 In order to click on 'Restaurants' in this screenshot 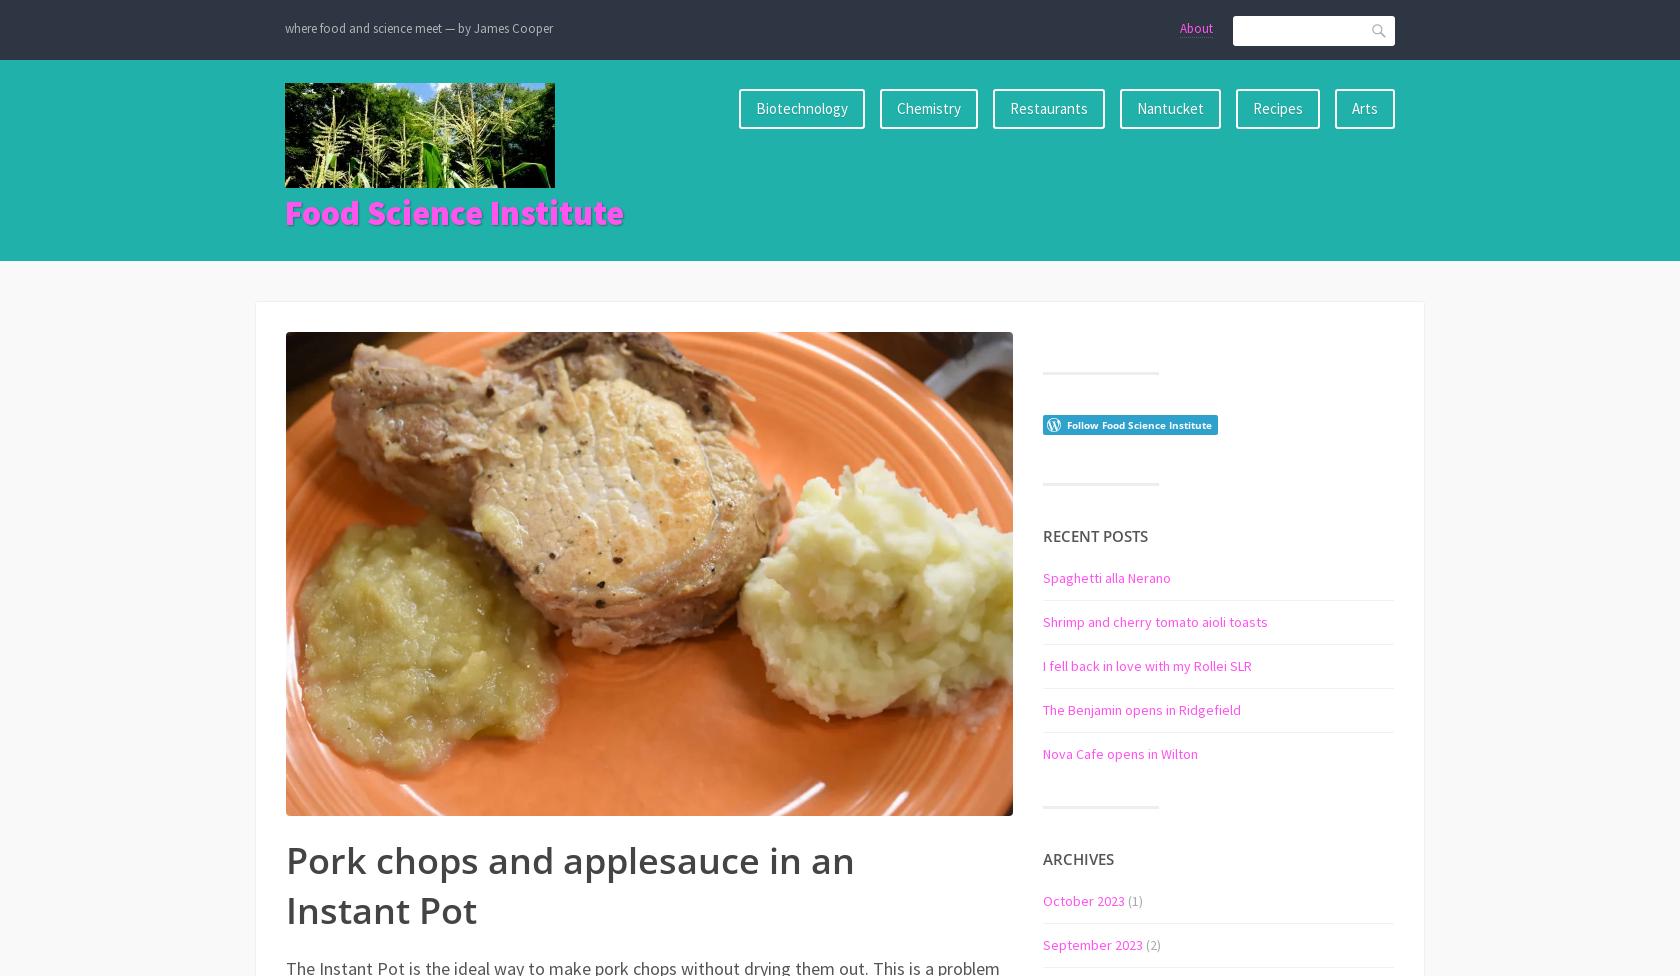, I will do `click(1048, 107)`.